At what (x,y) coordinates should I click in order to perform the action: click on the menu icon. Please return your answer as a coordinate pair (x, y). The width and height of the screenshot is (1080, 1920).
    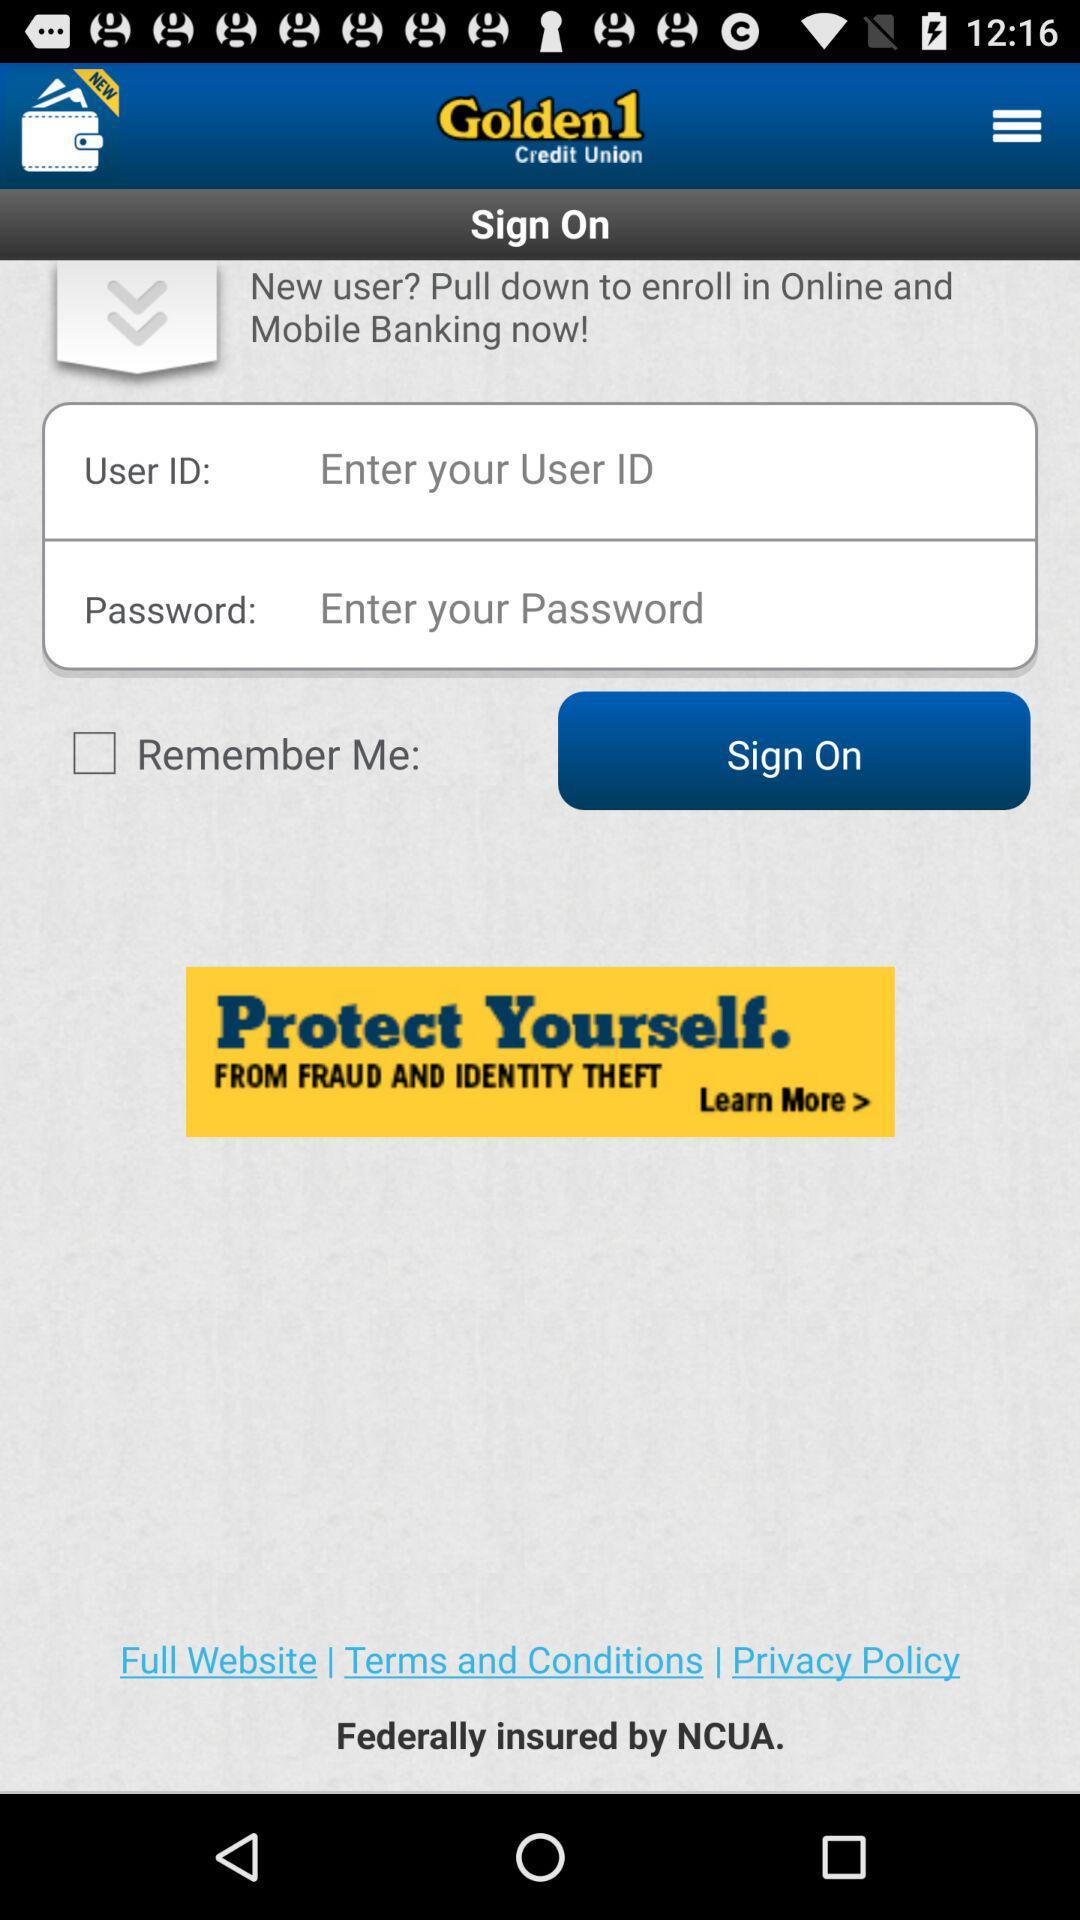
    Looking at the image, I should click on (1017, 133).